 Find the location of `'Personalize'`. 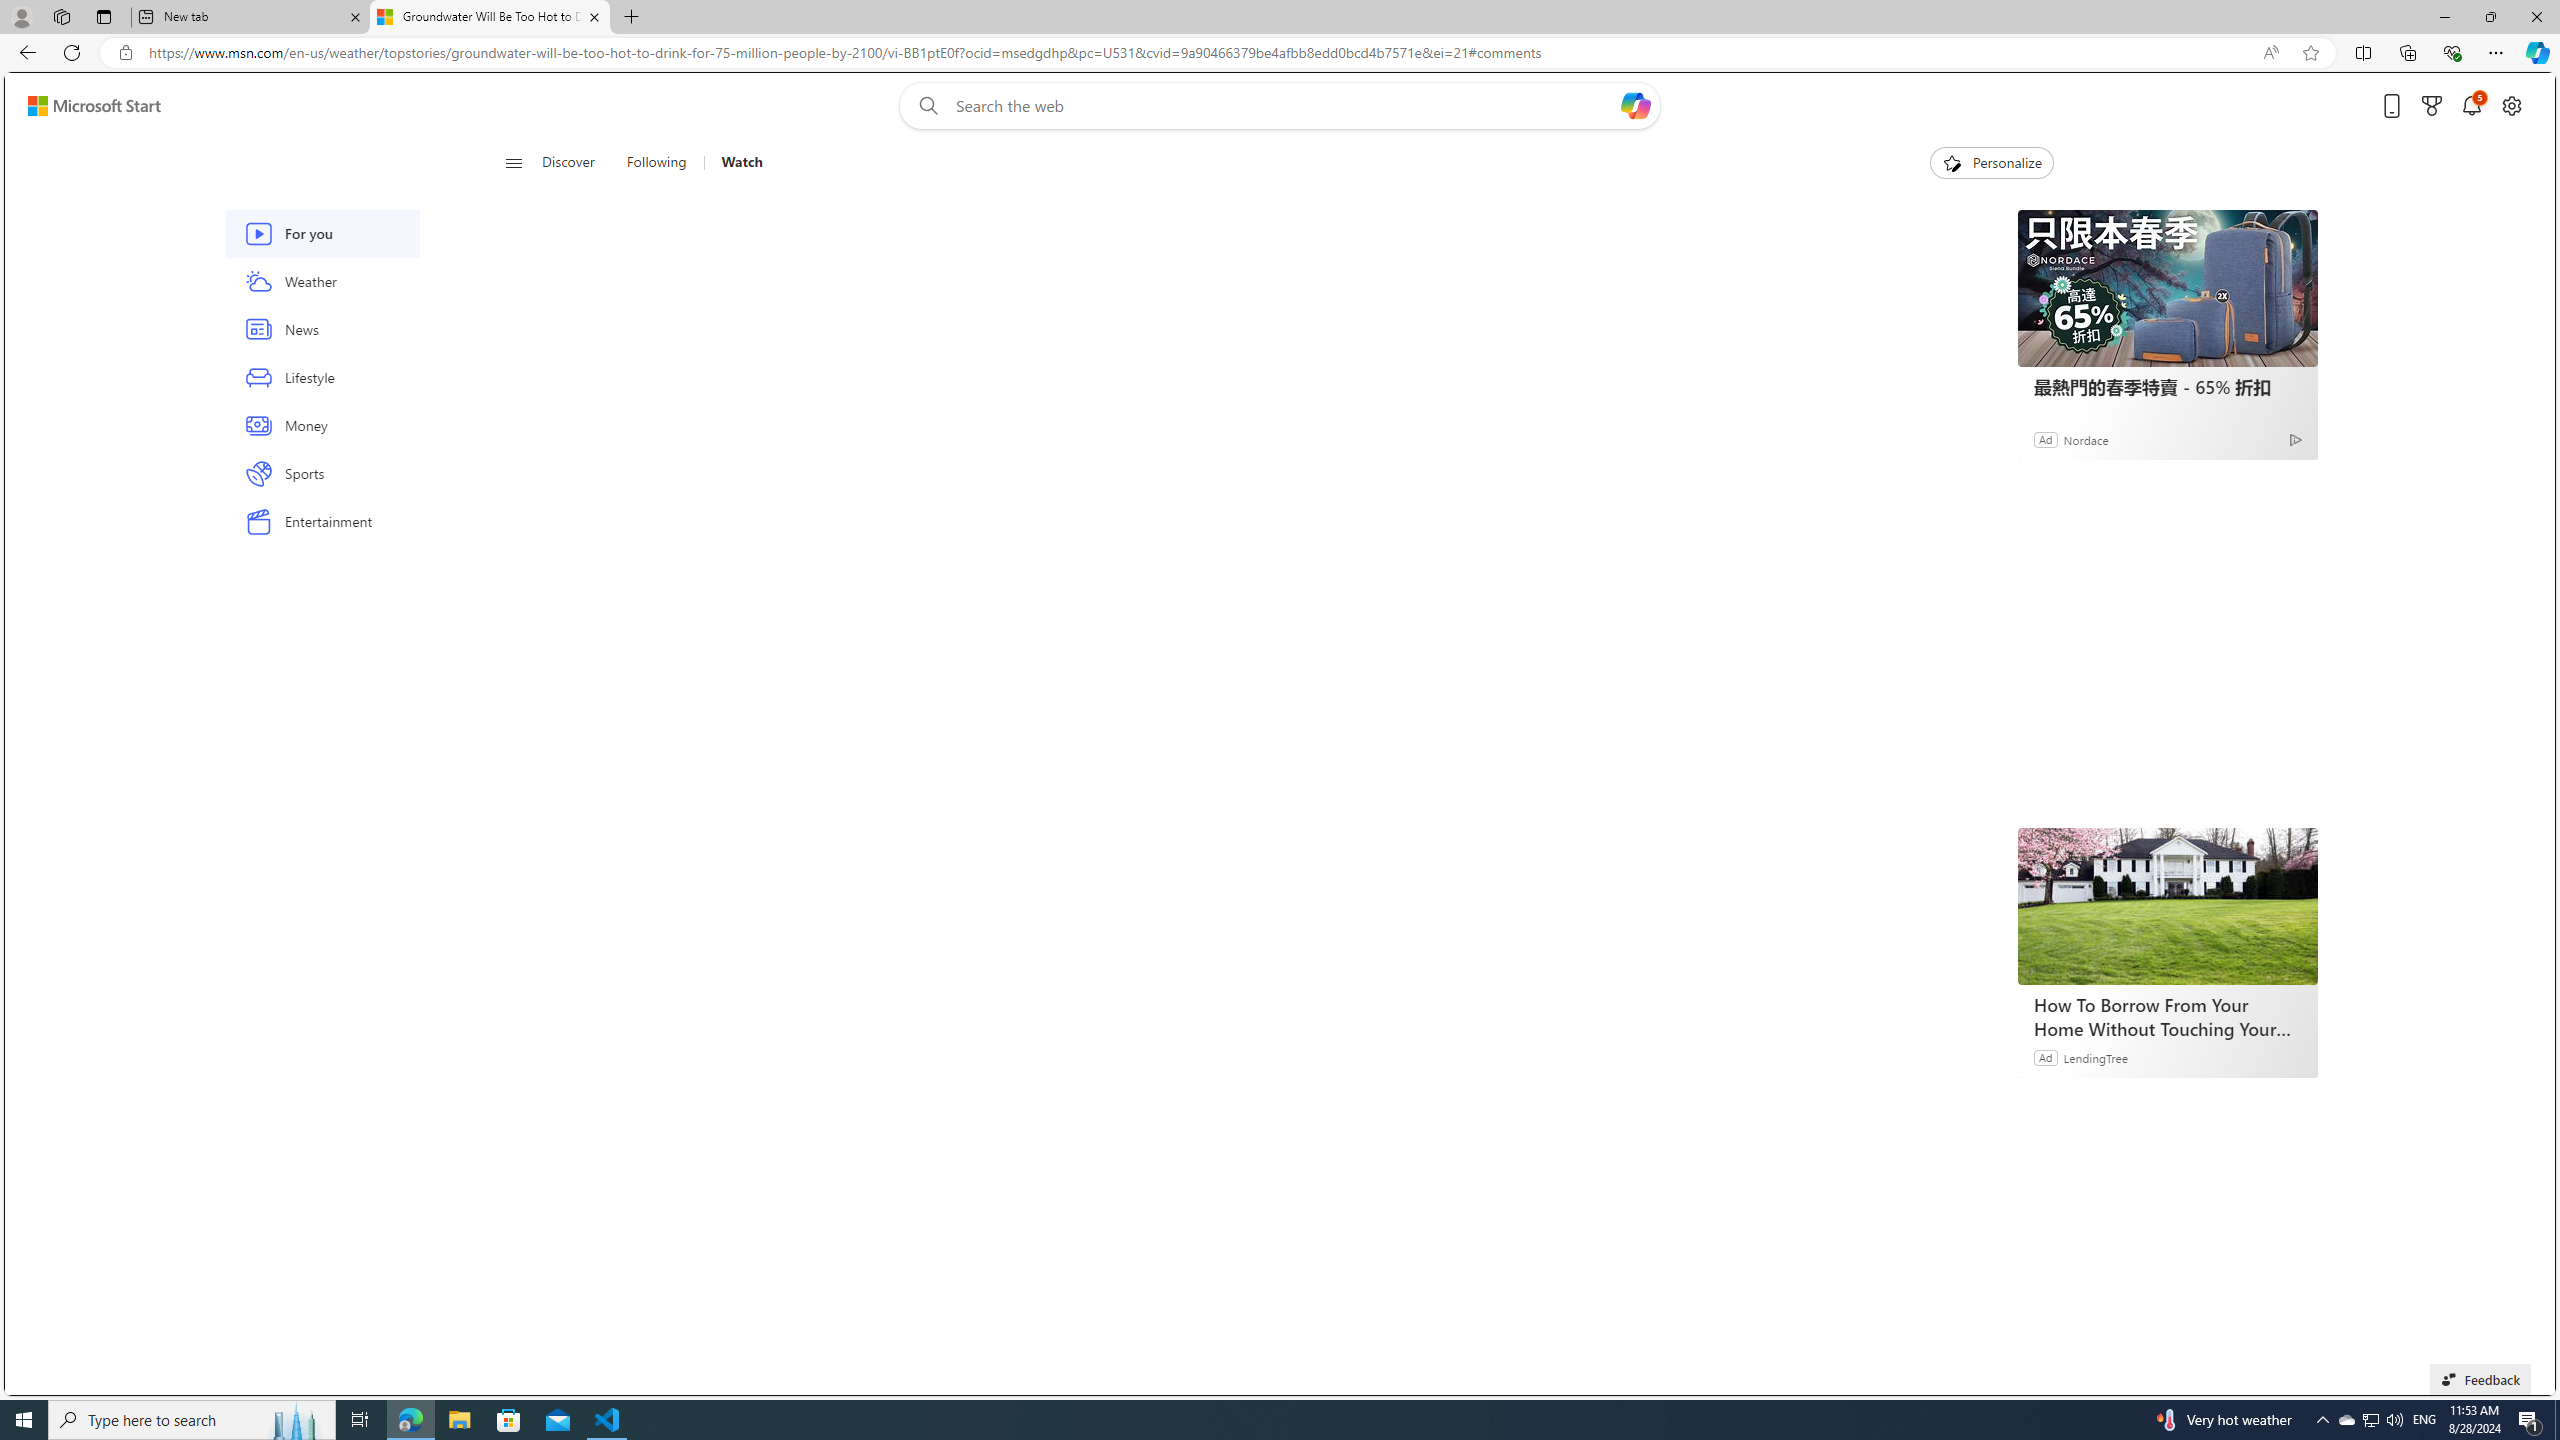

'Personalize' is located at coordinates (1990, 162).